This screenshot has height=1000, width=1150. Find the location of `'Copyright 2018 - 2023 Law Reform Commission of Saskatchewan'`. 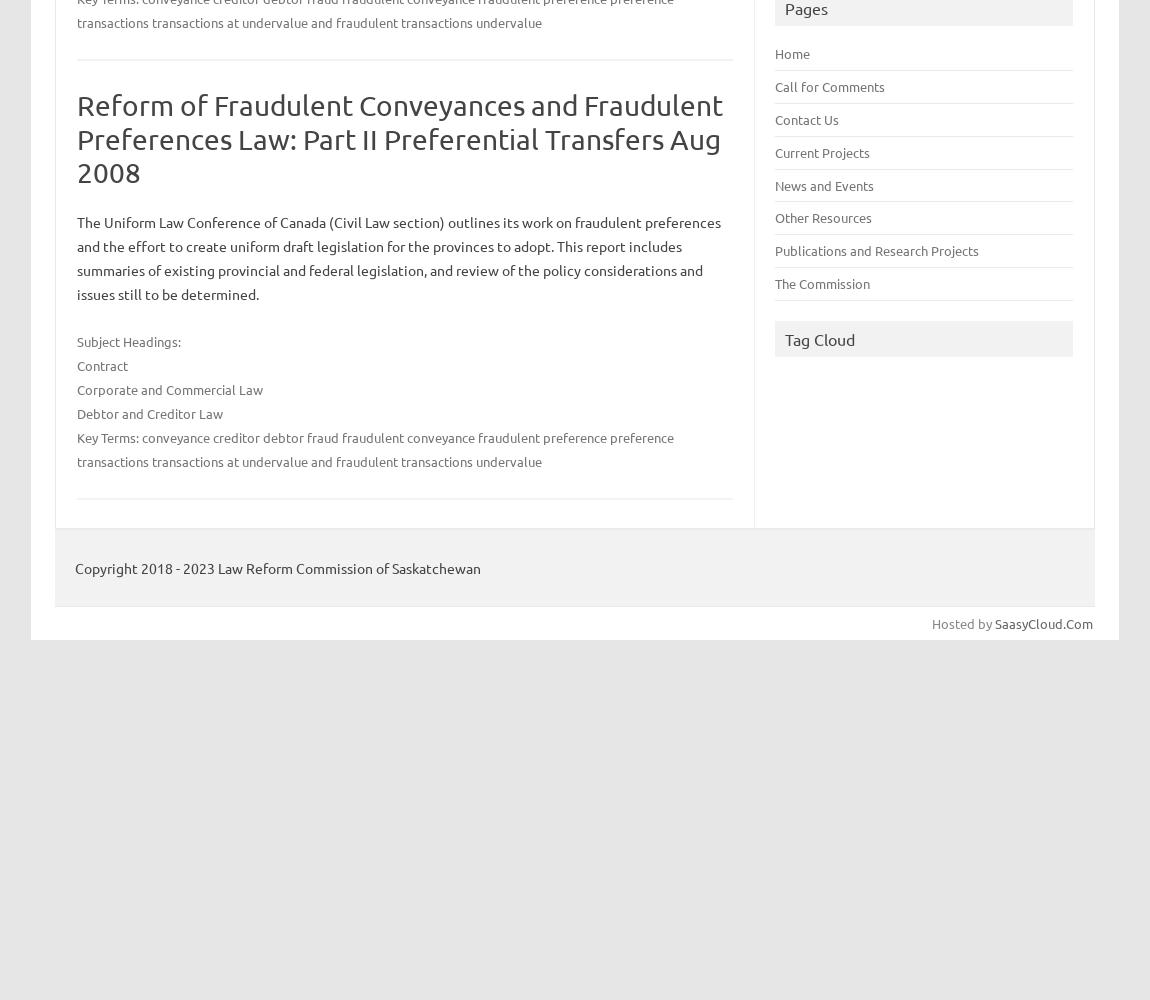

'Copyright 2018 - 2023 Law Reform Commission of Saskatchewan' is located at coordinates (73, 566).